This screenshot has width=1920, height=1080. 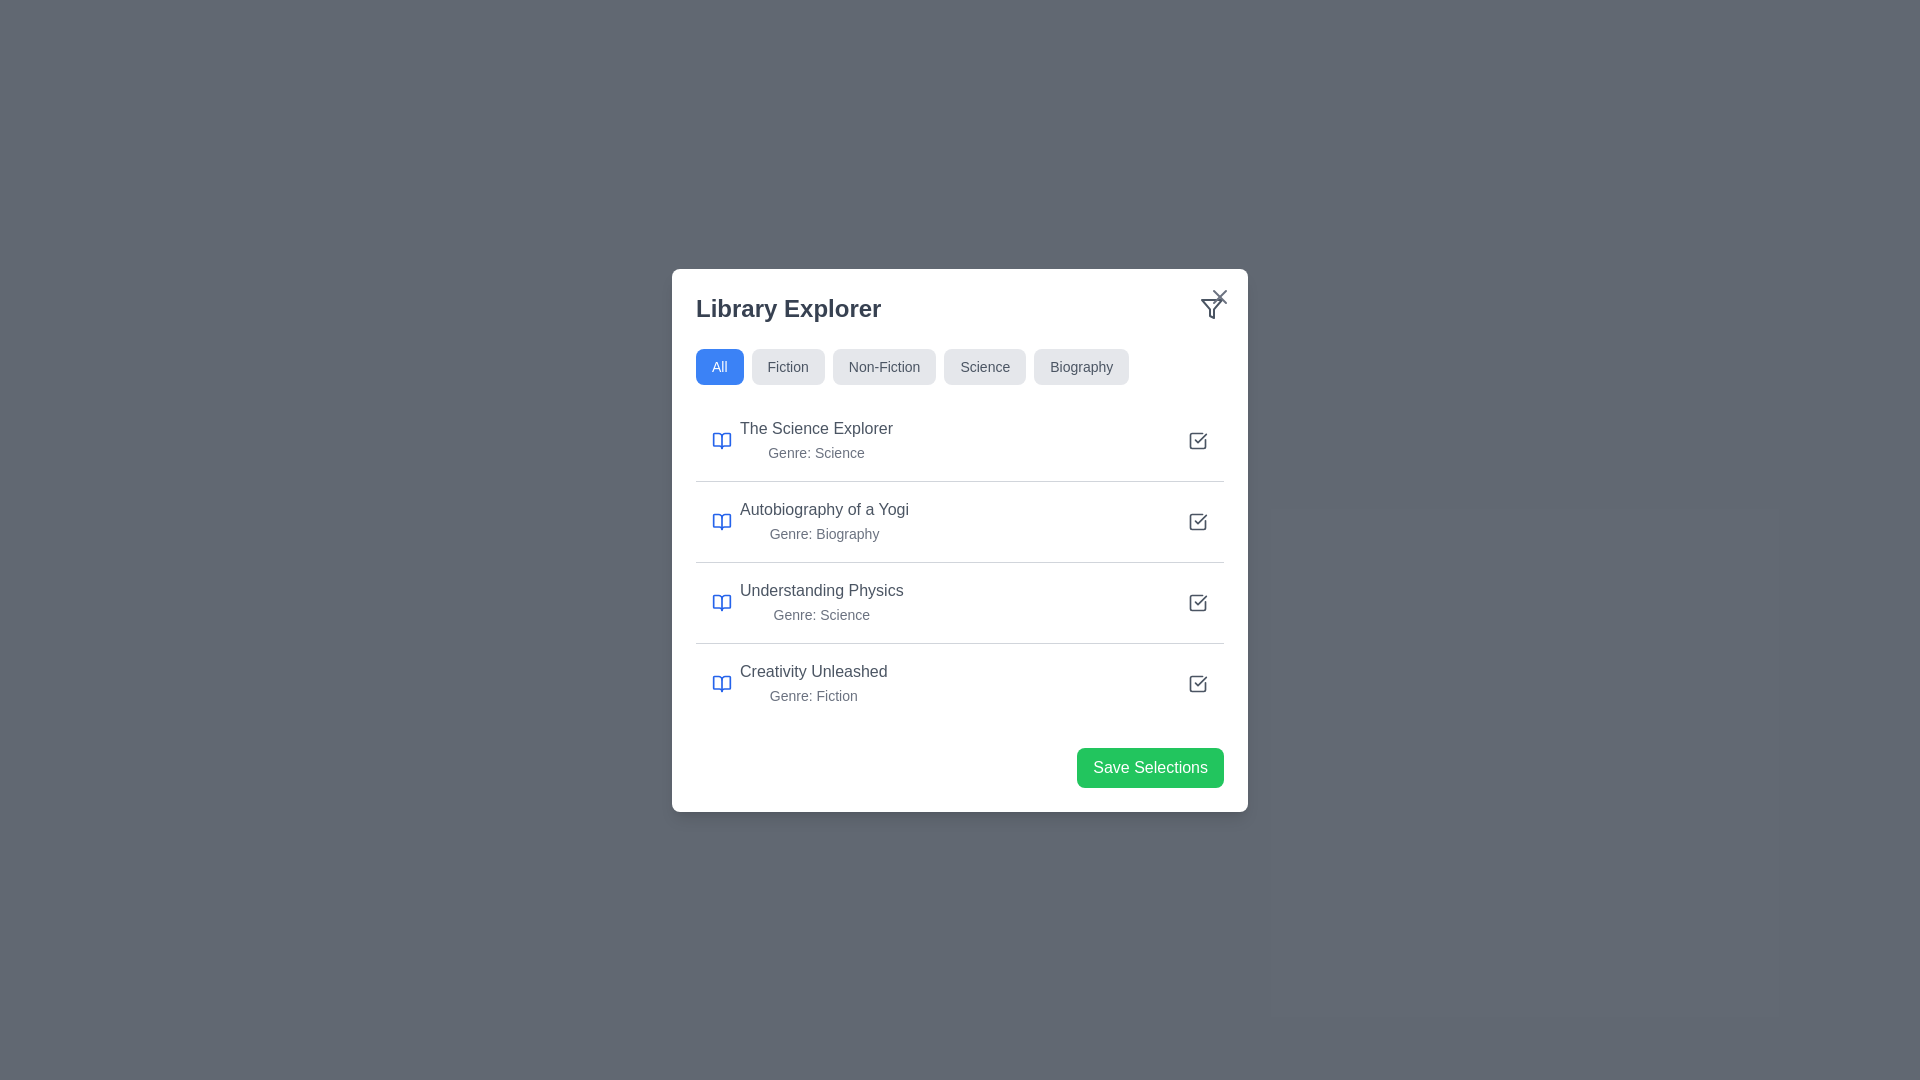 I want to click on displayed information from the first entry in the 'Library Explorer' section, which includes the title 'The Science Explorer' and the genre 'Genre: Science', so click(x=960, y=438).